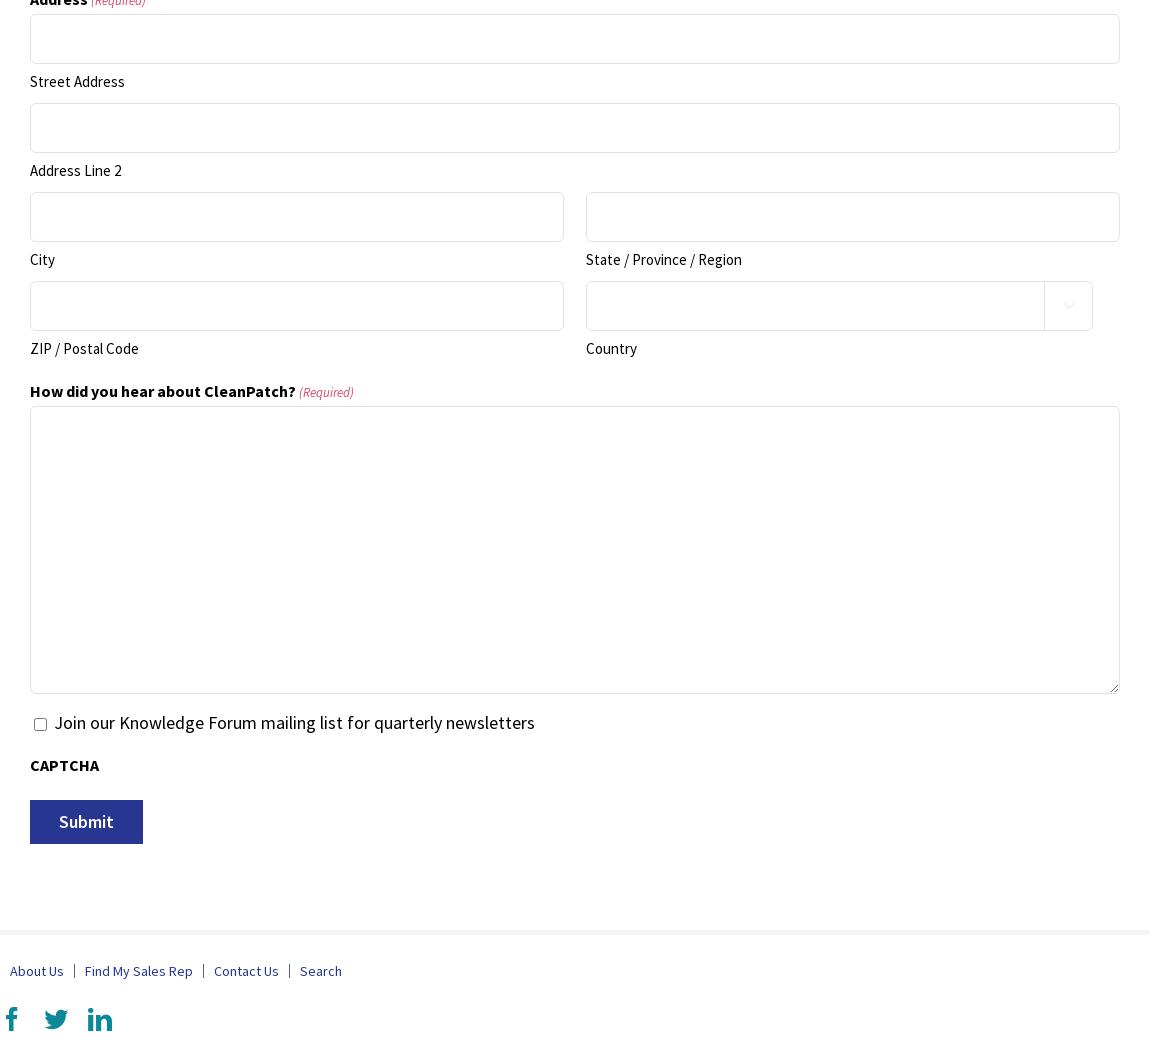 This screenshot has width=1150, height=1051. What do you see at coordinates (661, 259) in the screenshot?
I see `'State / Province / Region'` at bounding box center [661, 259].